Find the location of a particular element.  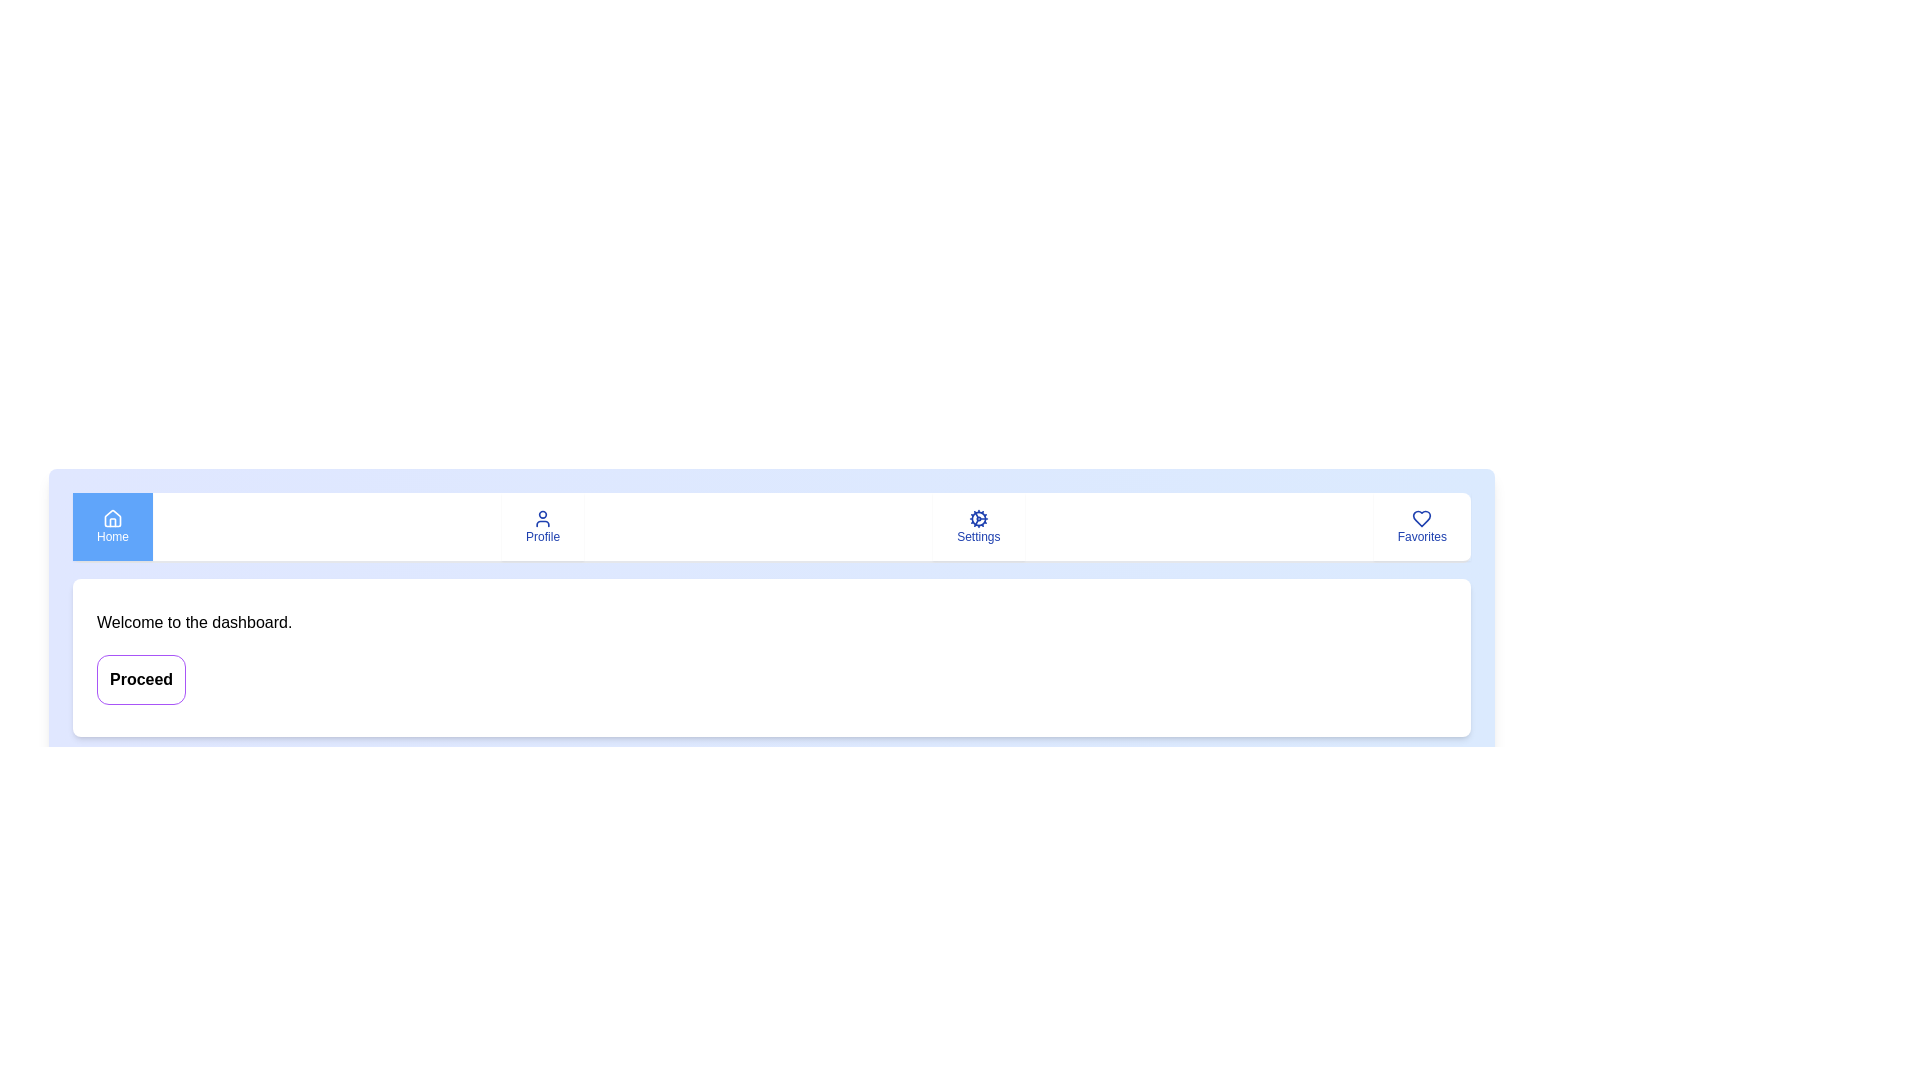

the Profile tab is located at coordinates (542, 526).